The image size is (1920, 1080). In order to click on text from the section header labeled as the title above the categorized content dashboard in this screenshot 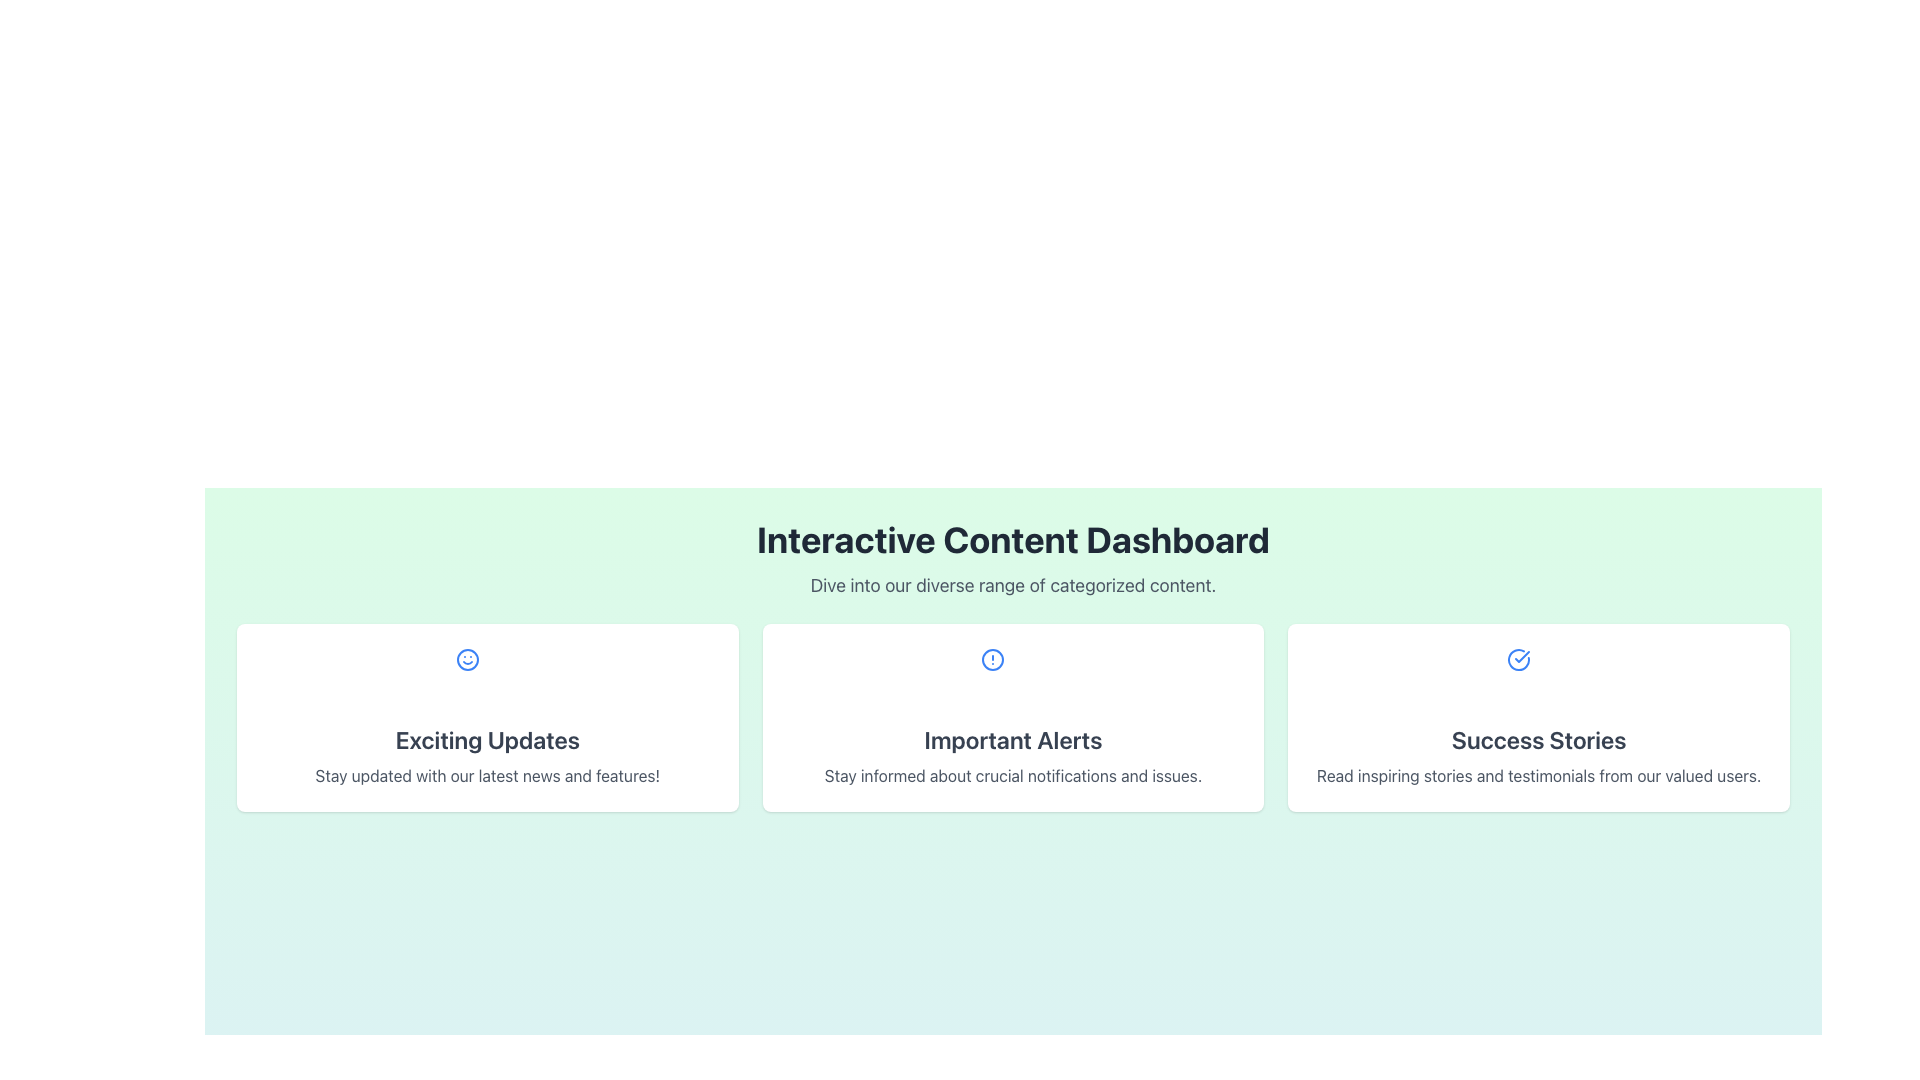, I will do `click(1013, 540)`.